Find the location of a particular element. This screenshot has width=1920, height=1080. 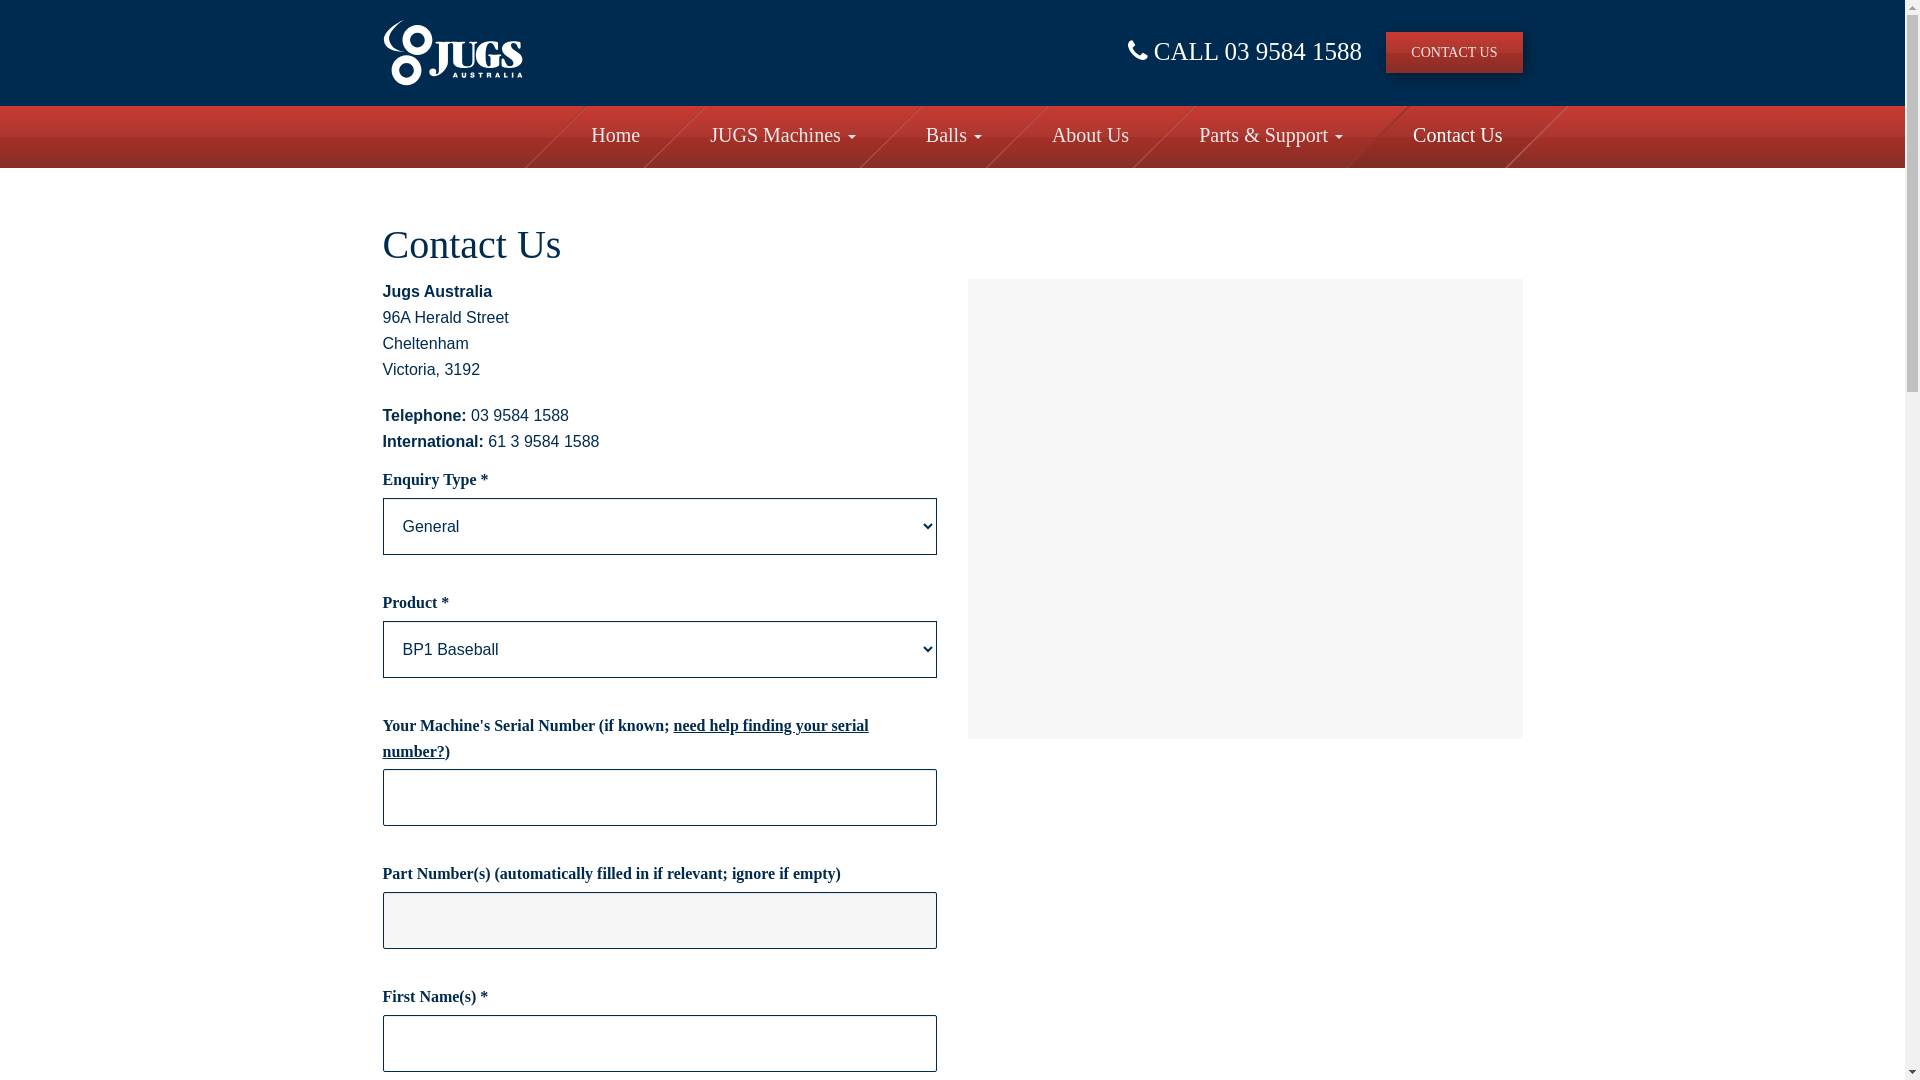

'need help finding your serial number?' is located at coordinates (623, 738).